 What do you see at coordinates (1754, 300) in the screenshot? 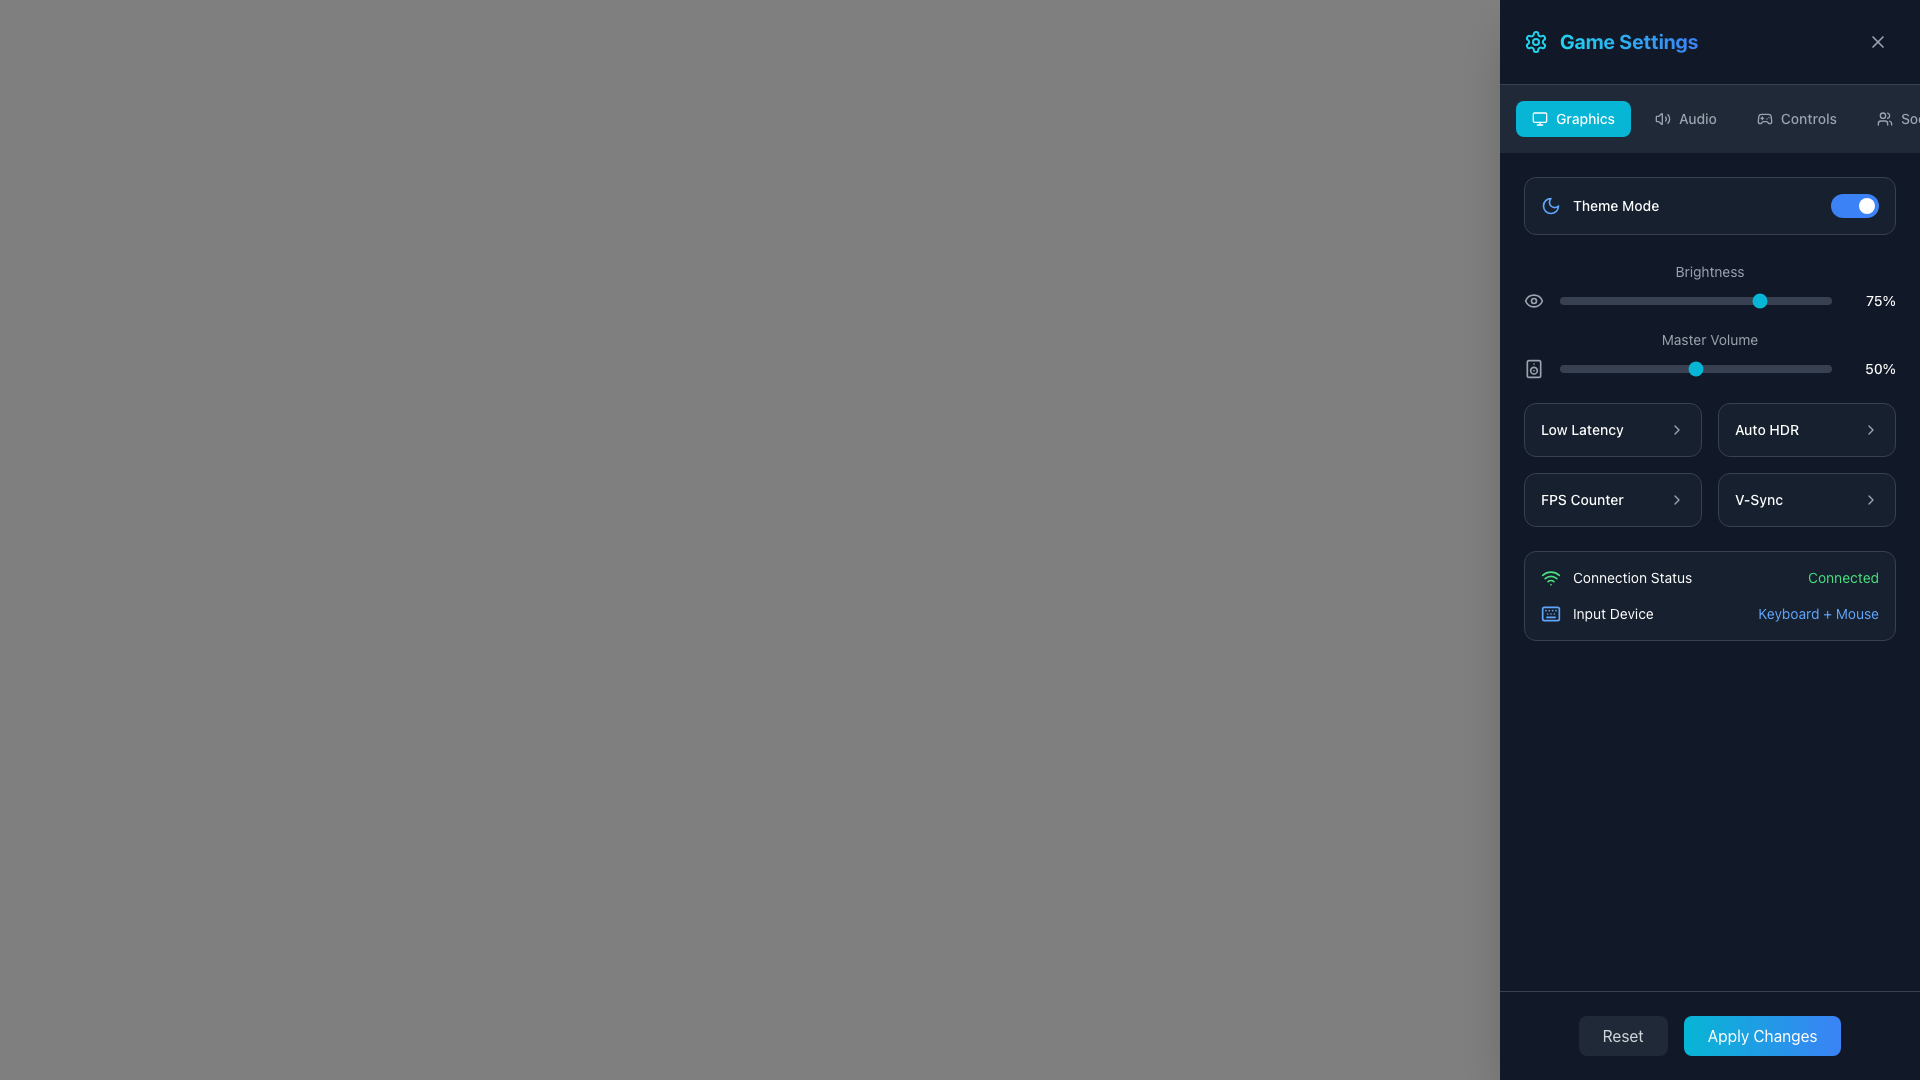
I see `the brightness` at bounding box center [1754, 300].